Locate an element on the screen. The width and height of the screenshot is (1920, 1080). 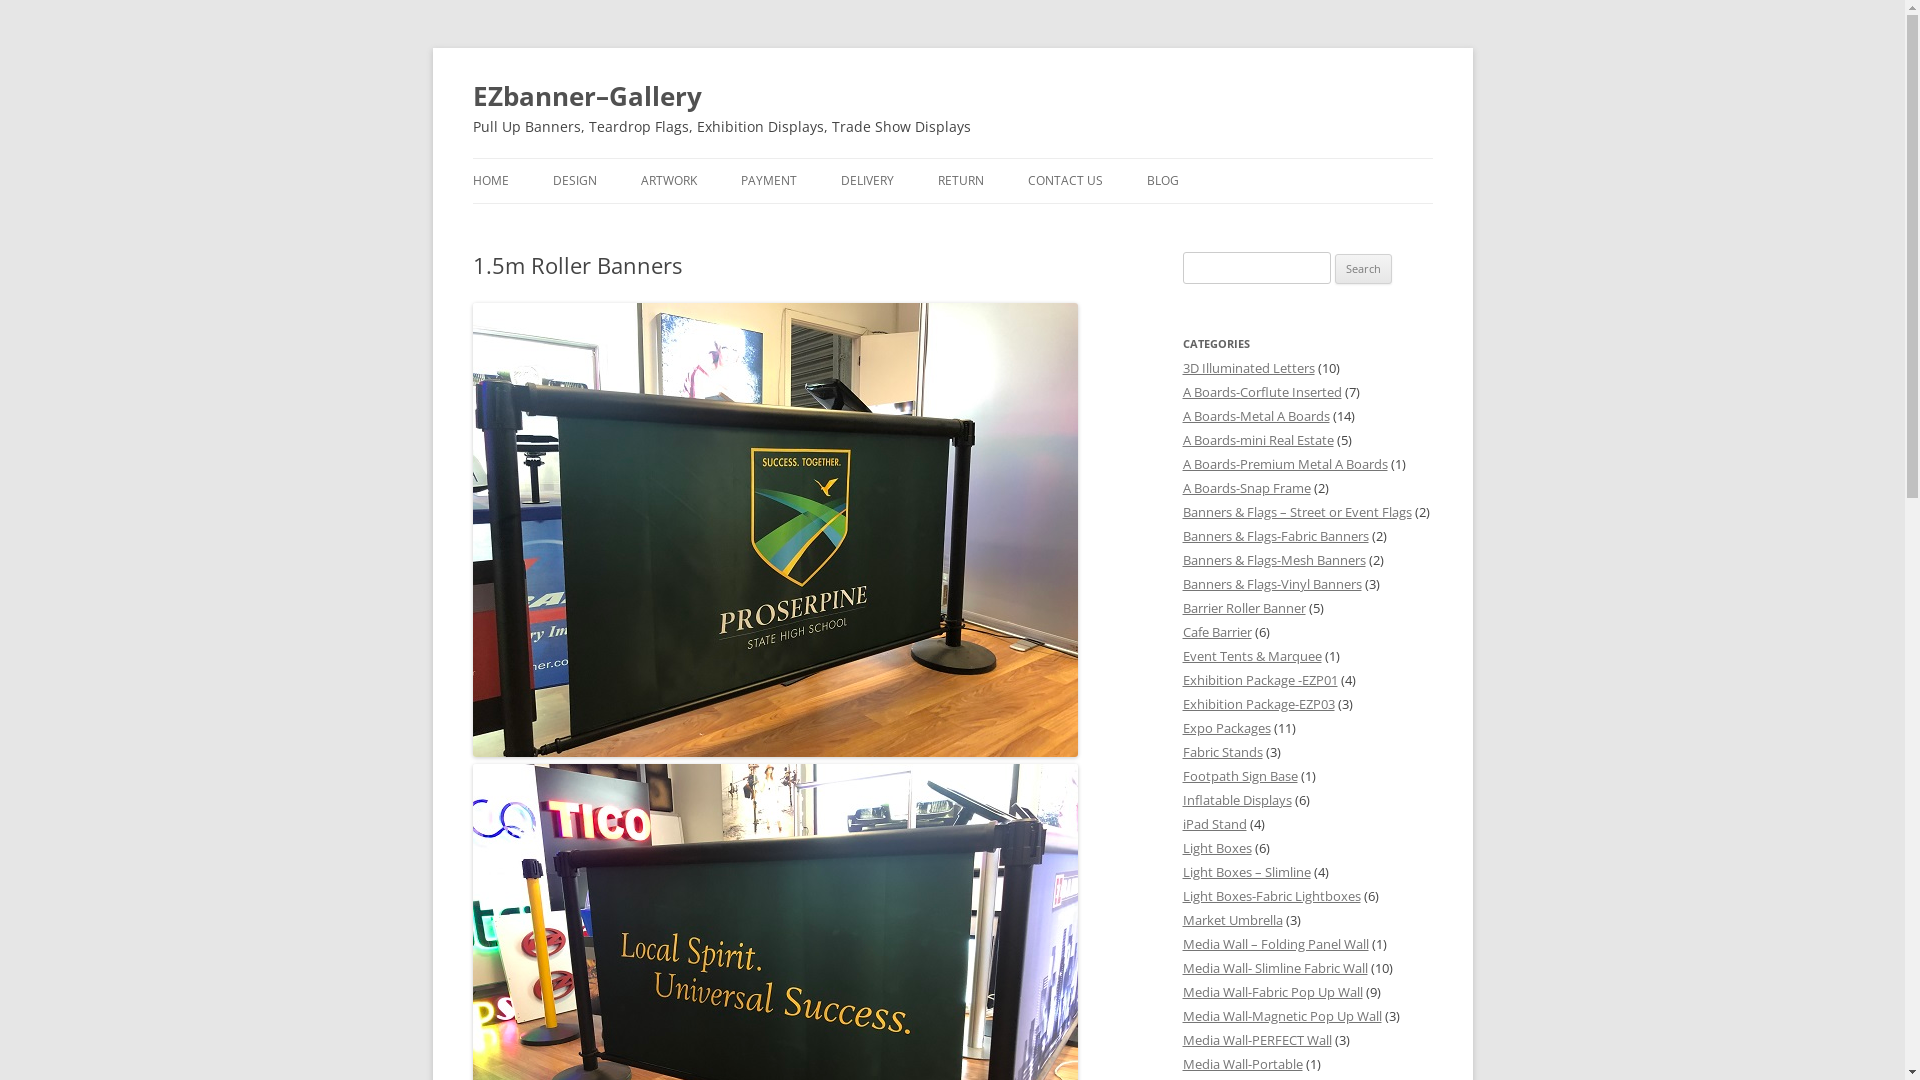
'3D Illuminated Letters' is located at coordinates (1247, 367).